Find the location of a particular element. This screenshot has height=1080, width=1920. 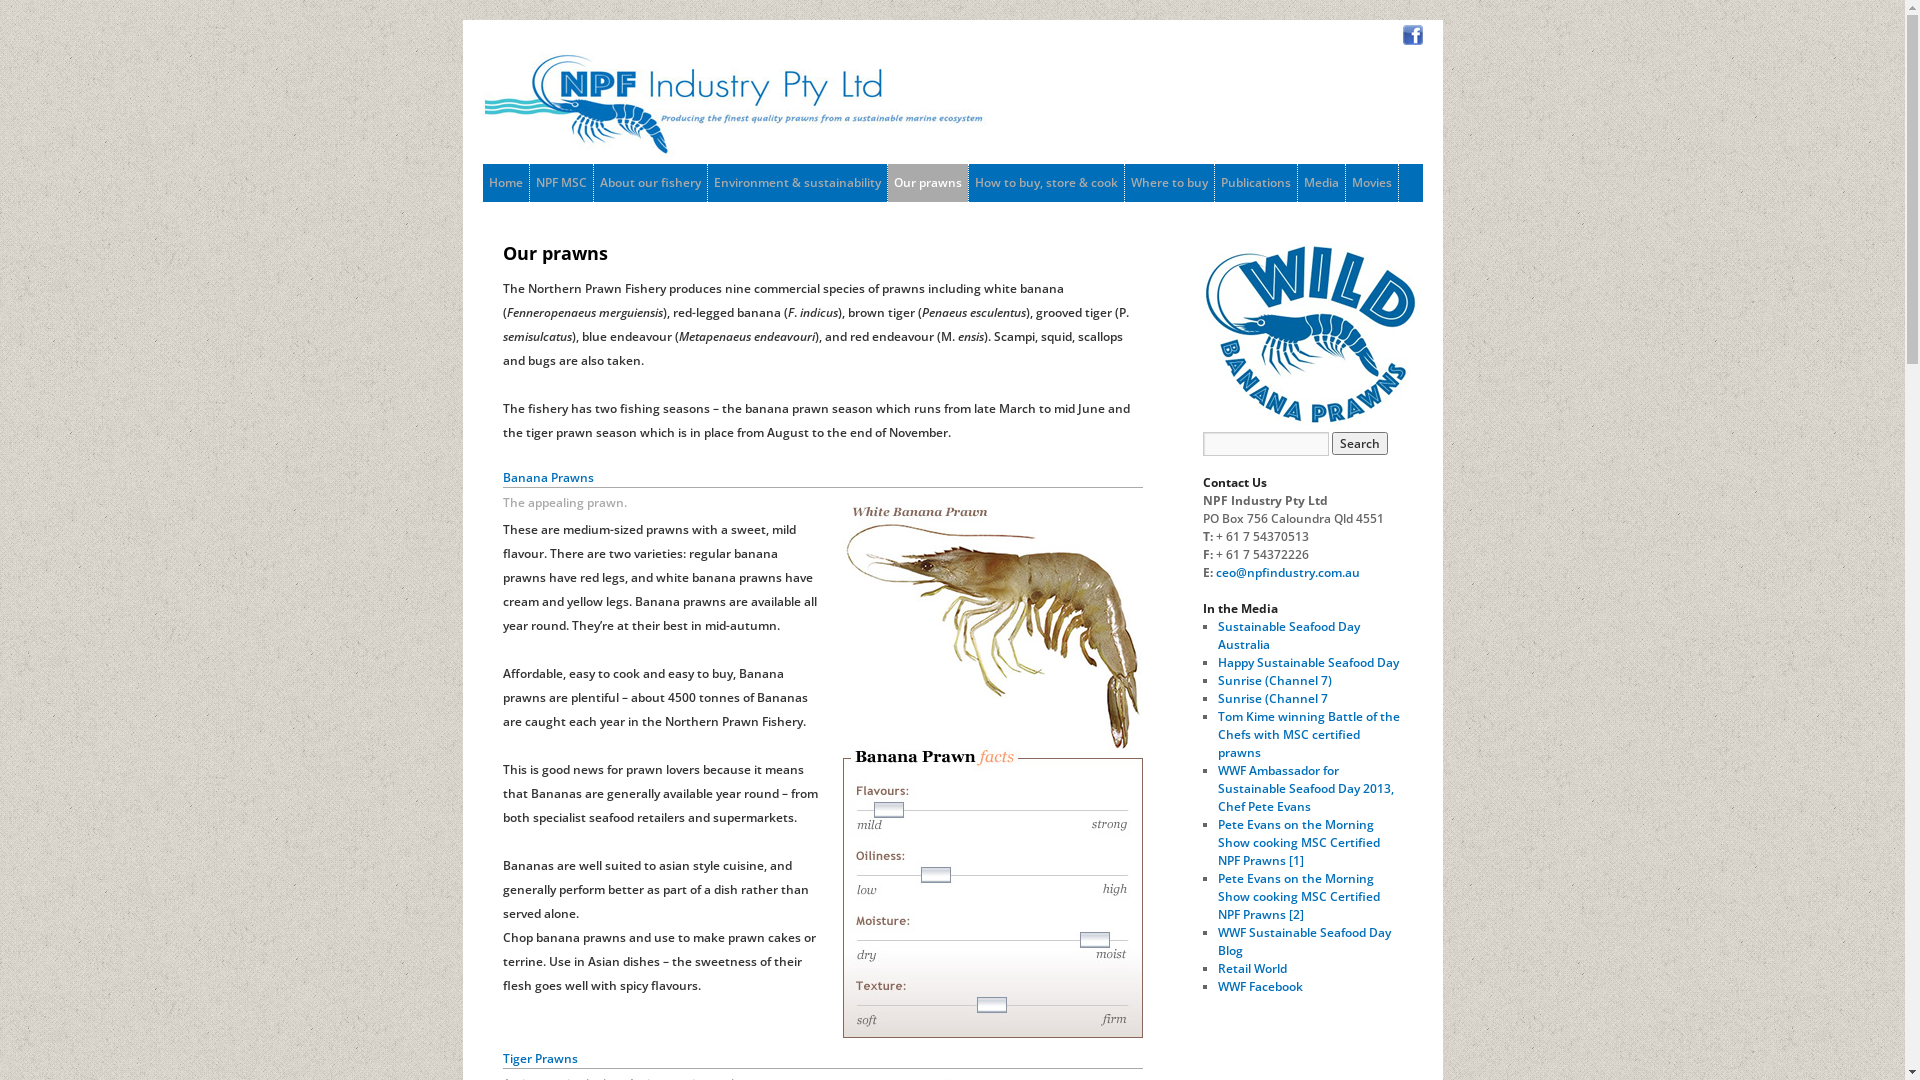

'Sustainable Seafood Day Australia' is located at coordinates (1217, 635).